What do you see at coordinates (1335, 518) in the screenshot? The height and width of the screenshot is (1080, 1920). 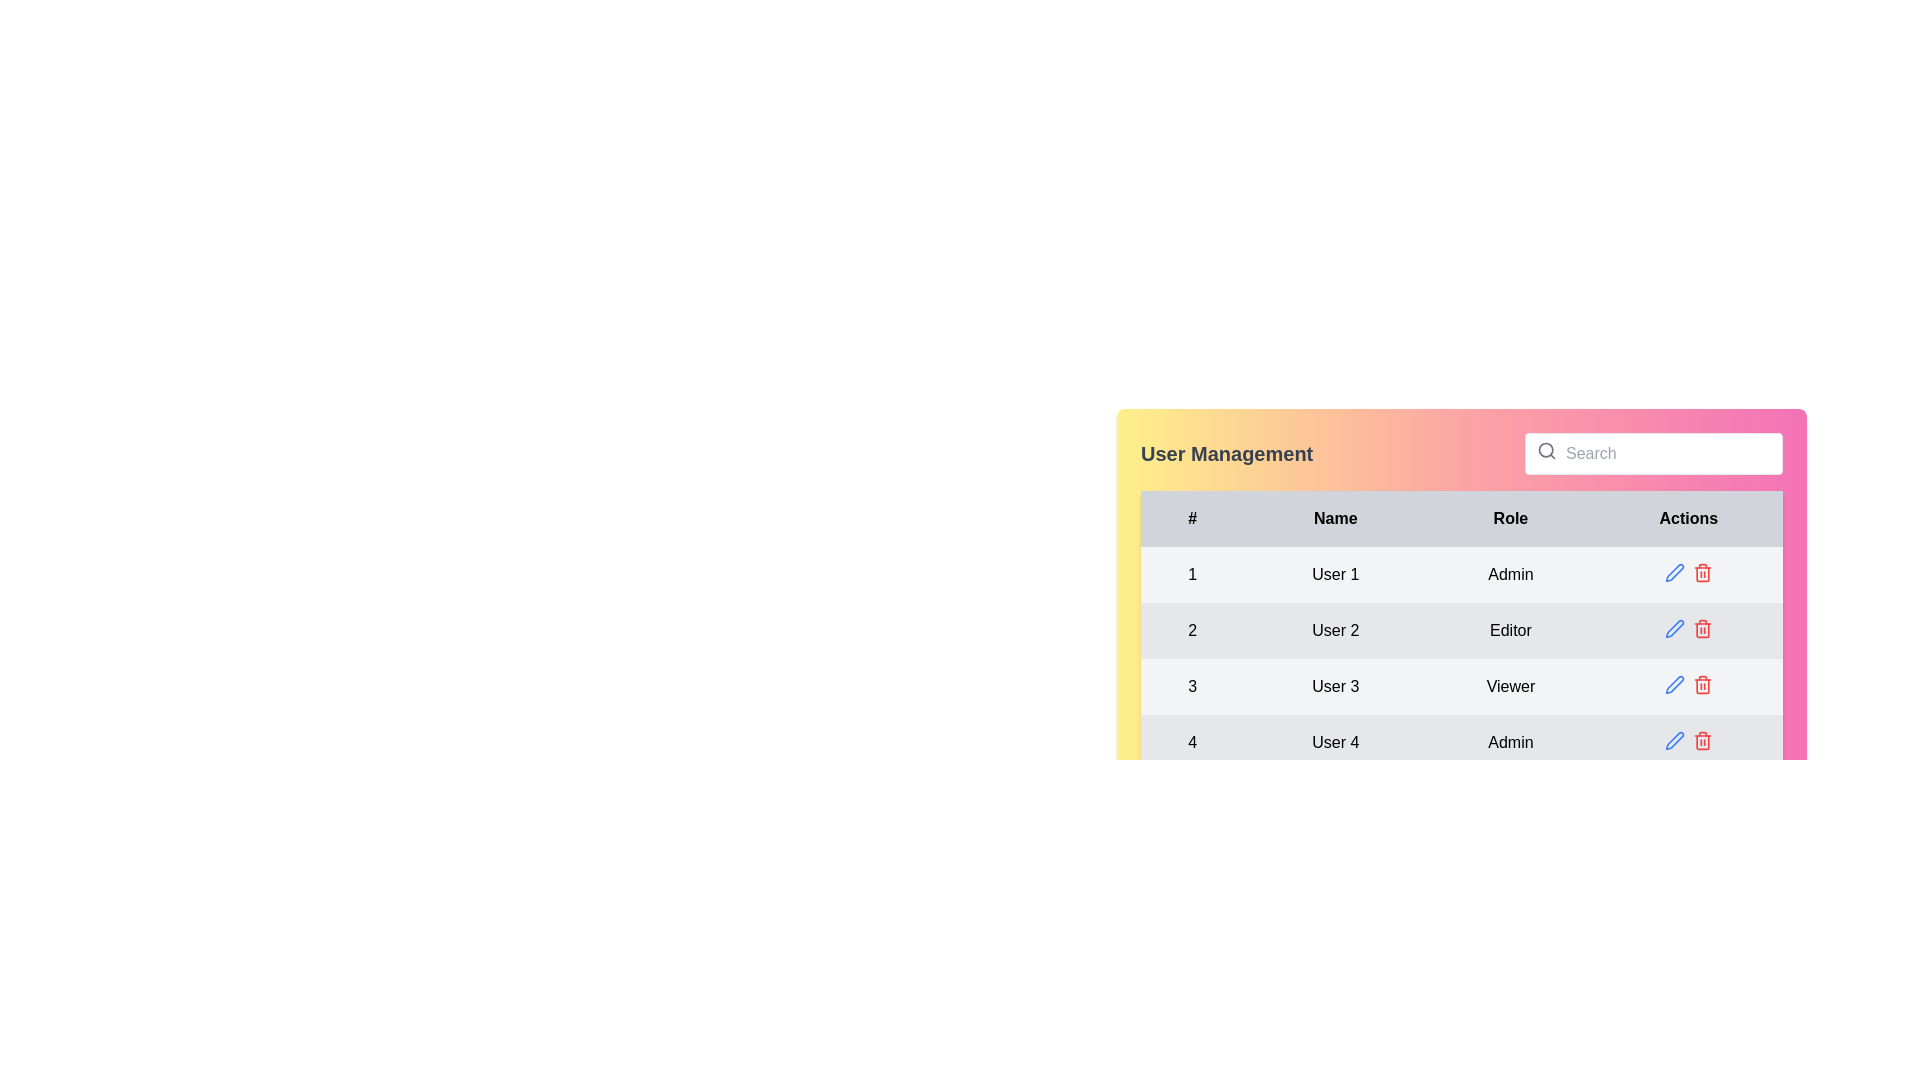 I see `the 'Name' text header element in the table` at bounding box center [1335, 518].